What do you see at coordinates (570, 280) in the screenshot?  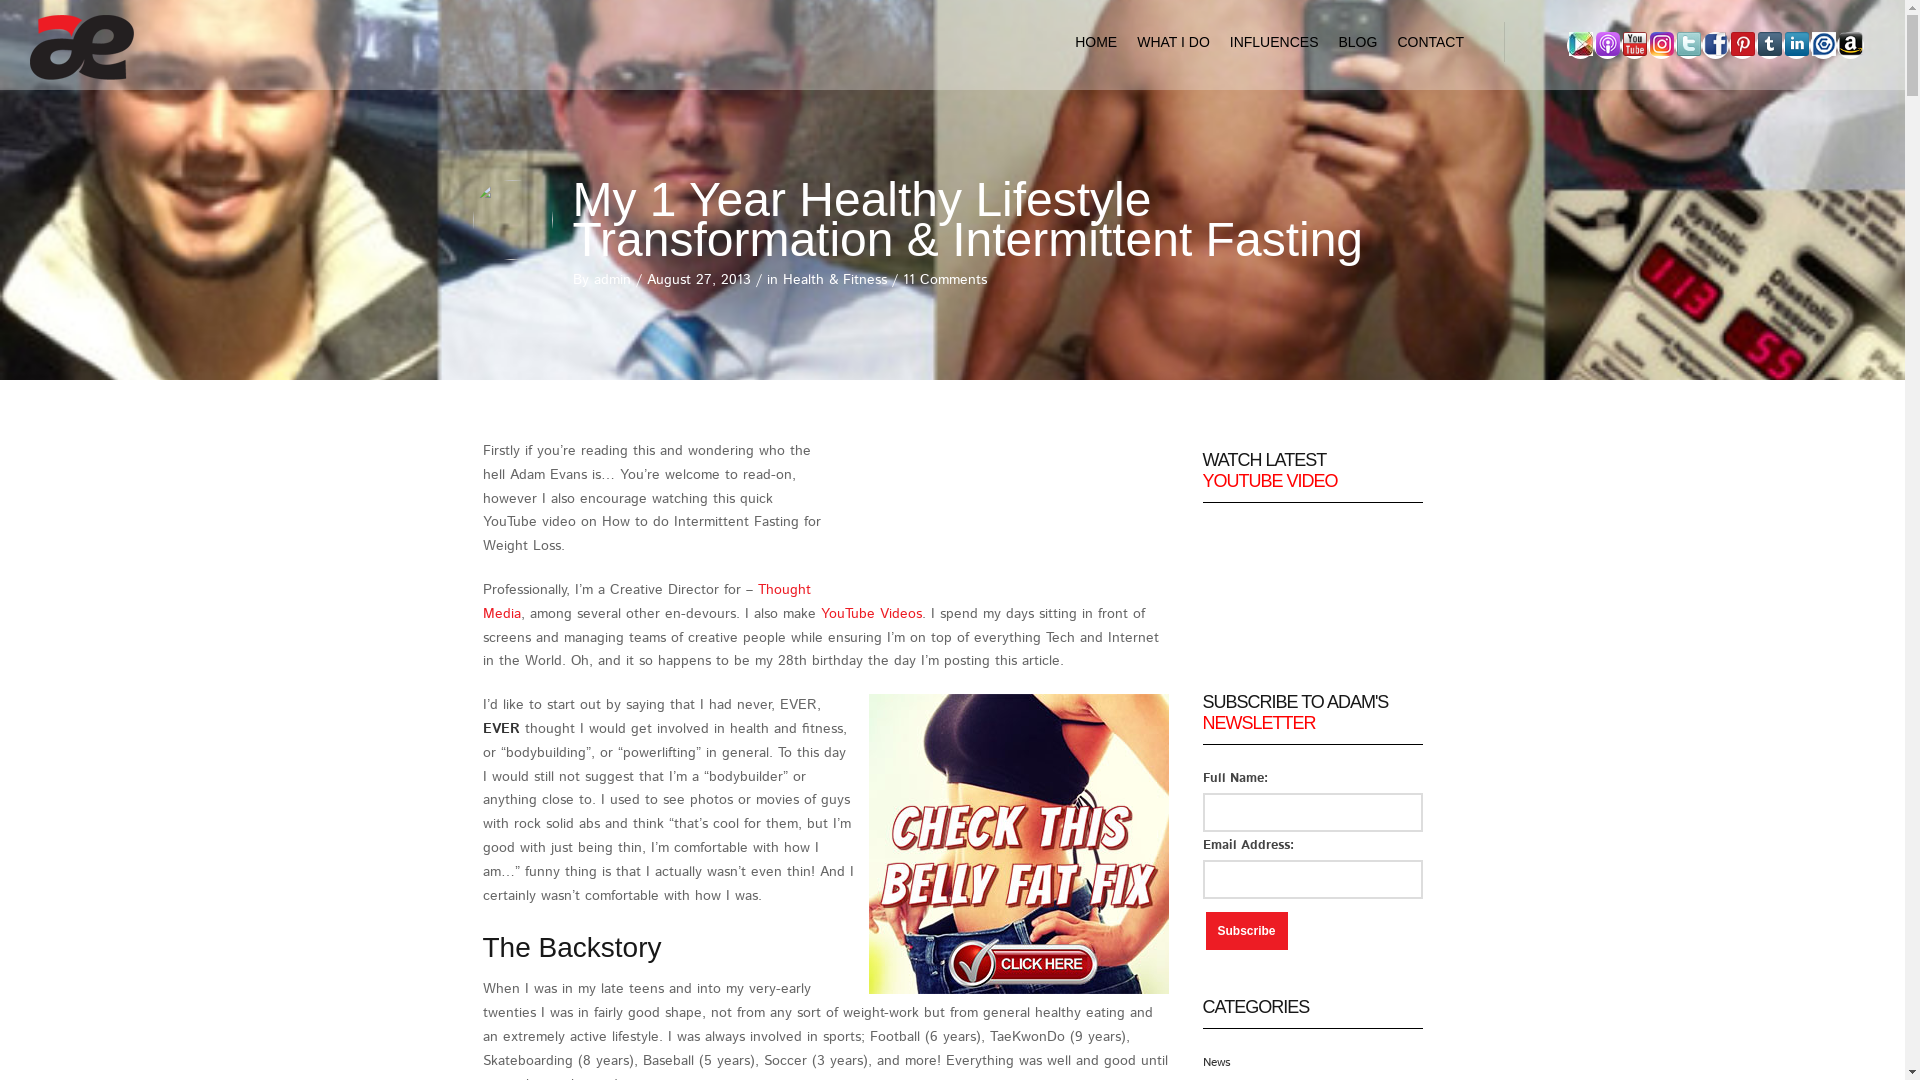 I see `'By admin'` at bounding box center [570, 280].